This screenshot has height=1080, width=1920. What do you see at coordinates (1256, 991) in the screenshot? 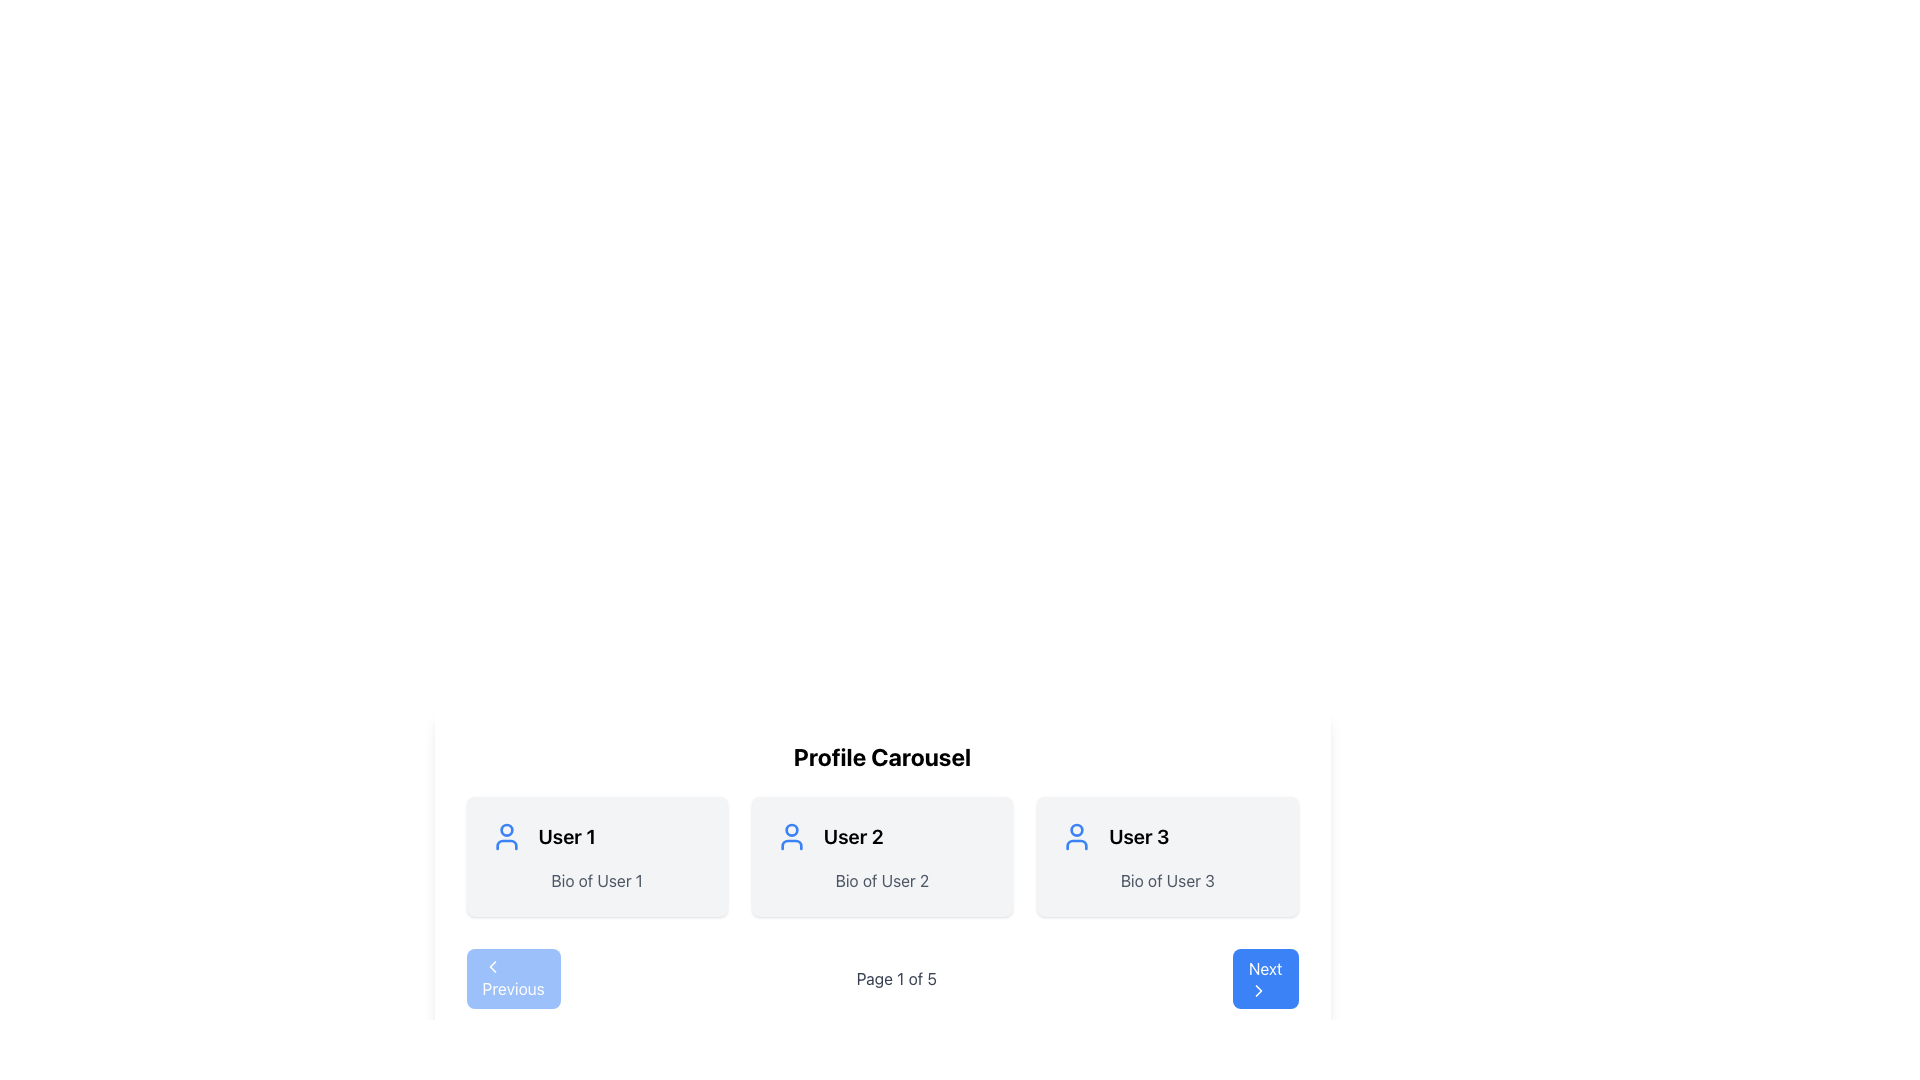
I see `the right-pointing chevron icon within the blue 'Next' button` at bounding box center [1256, 991].